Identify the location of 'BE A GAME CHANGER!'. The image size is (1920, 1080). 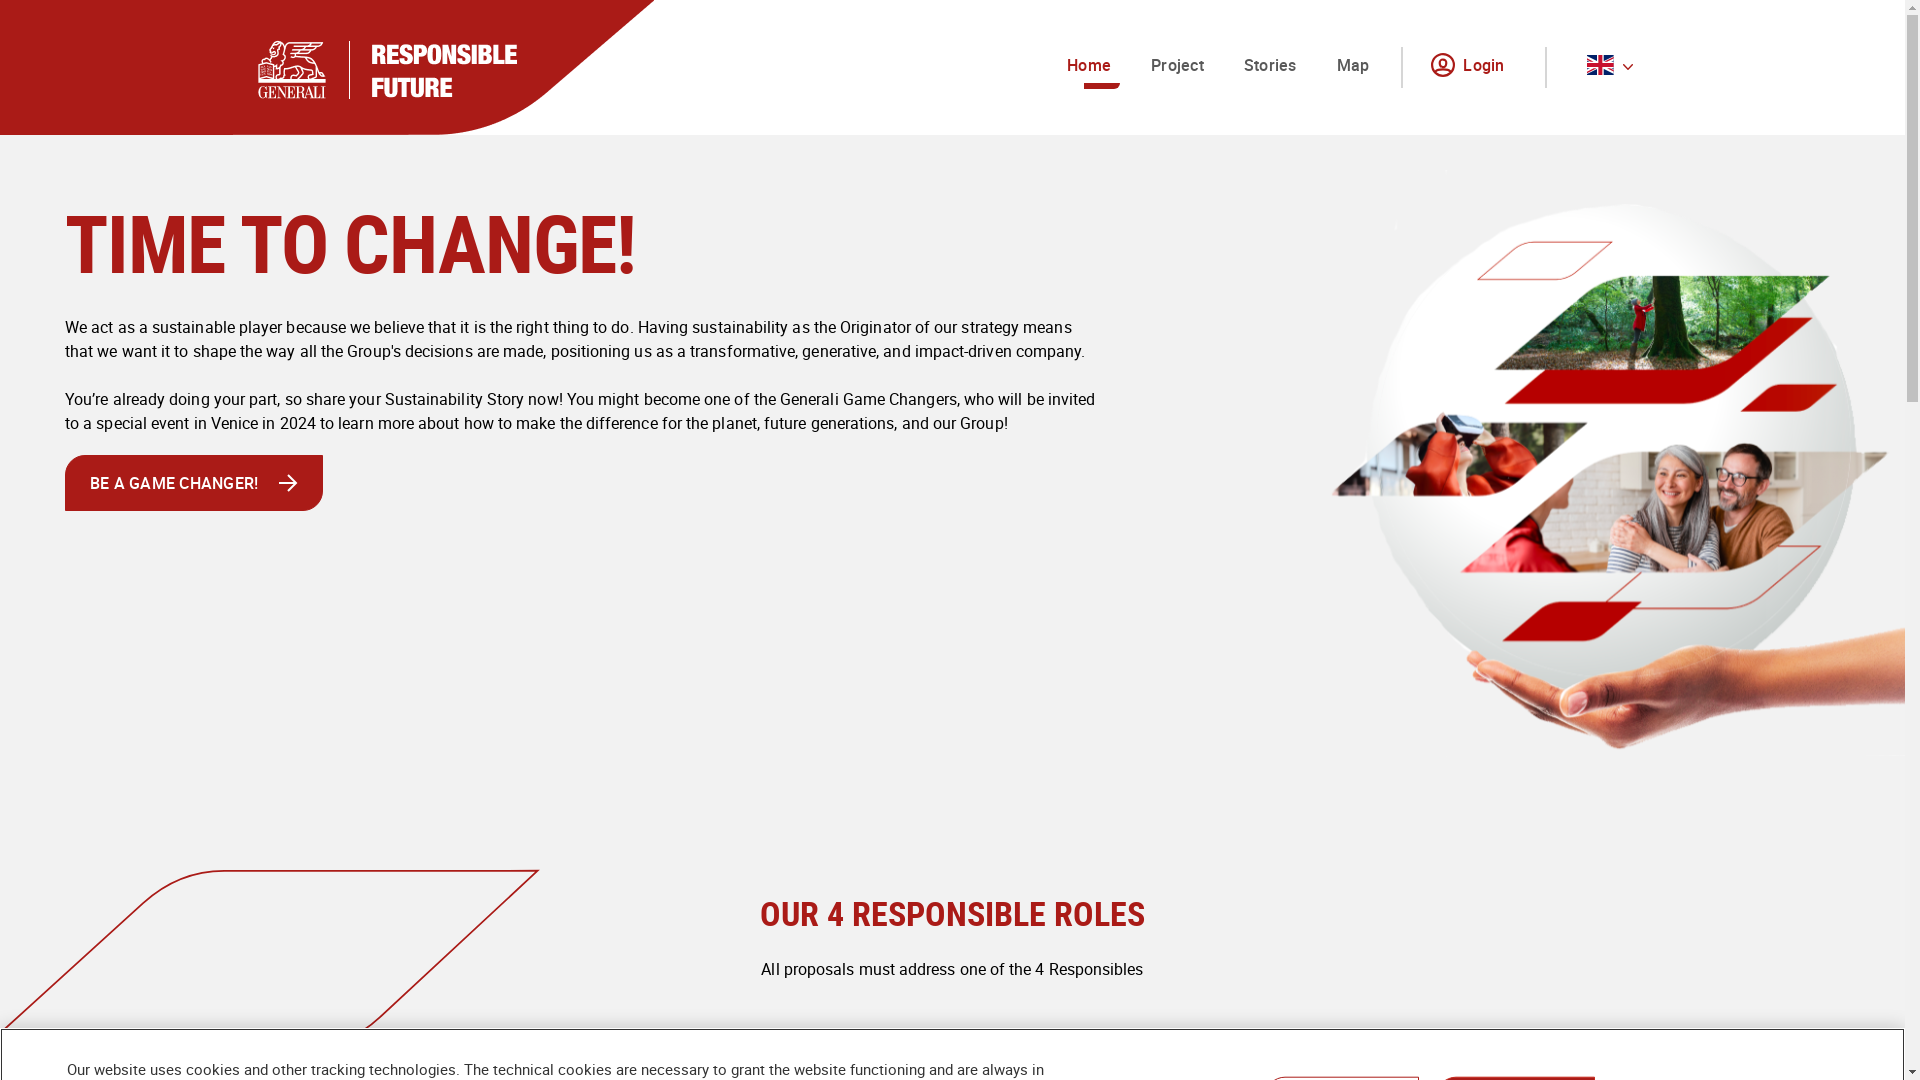
(193, 482).